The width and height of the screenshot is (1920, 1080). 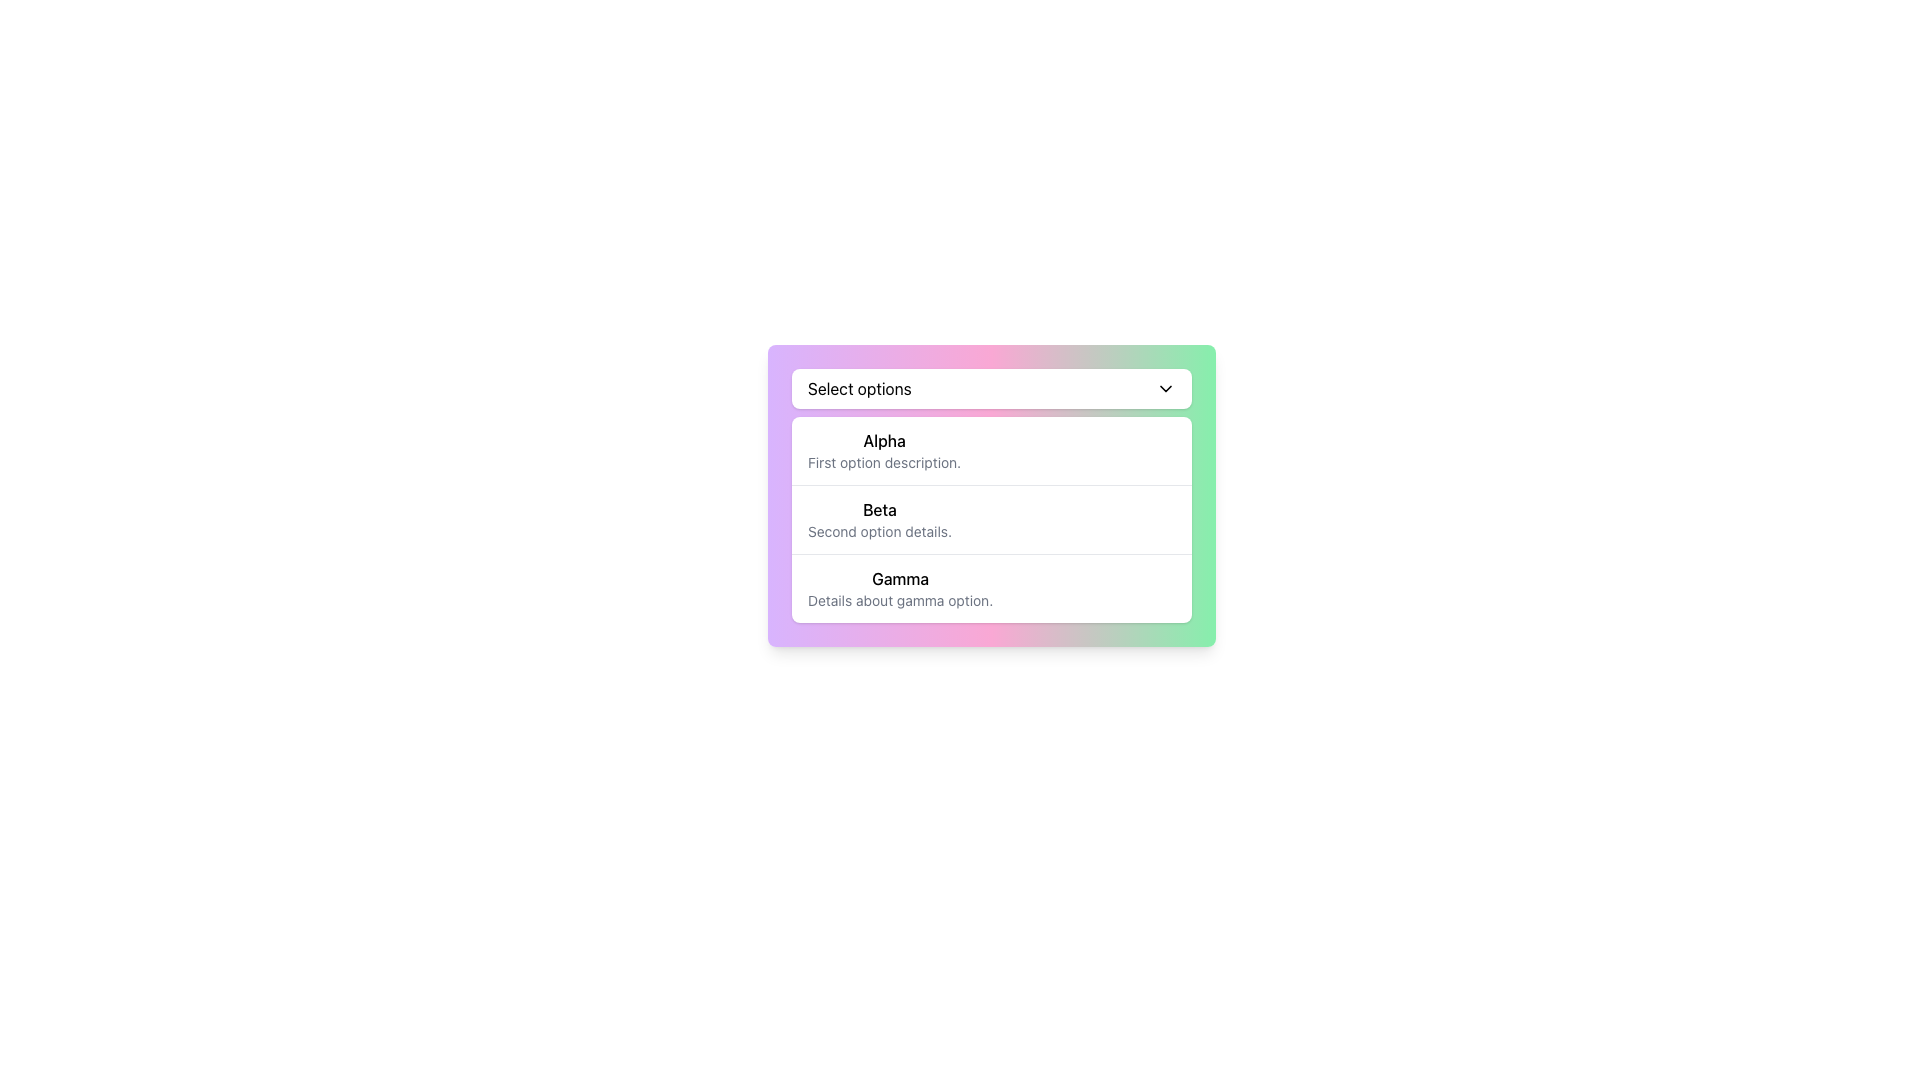 What do you see at coordinates (992, 518) in the screenshot?
I see `the second item in the selectable list, labeled 'Beta'` at bounding box center [992, 518].